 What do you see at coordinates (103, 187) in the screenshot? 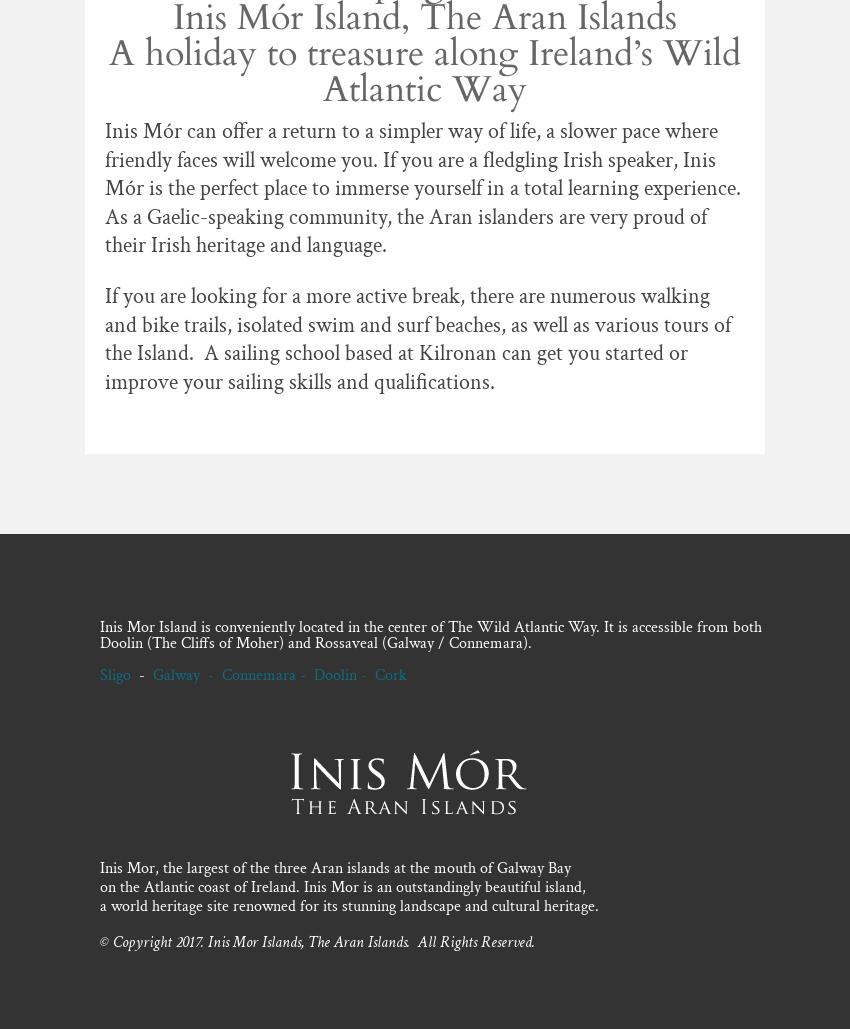
I see `'Inis Mór can offer a return to a simpler way of life, a slower pace where friendly faces will welcome you. If you are a fledgling Irish speaker, Inis Mór is the perfect place to immerse yourself in a total learning experience. As a Gaelic-speaking community, the Aran islanders are very proud of their Irish heritage and language.'` at bounding box center [103, 187].